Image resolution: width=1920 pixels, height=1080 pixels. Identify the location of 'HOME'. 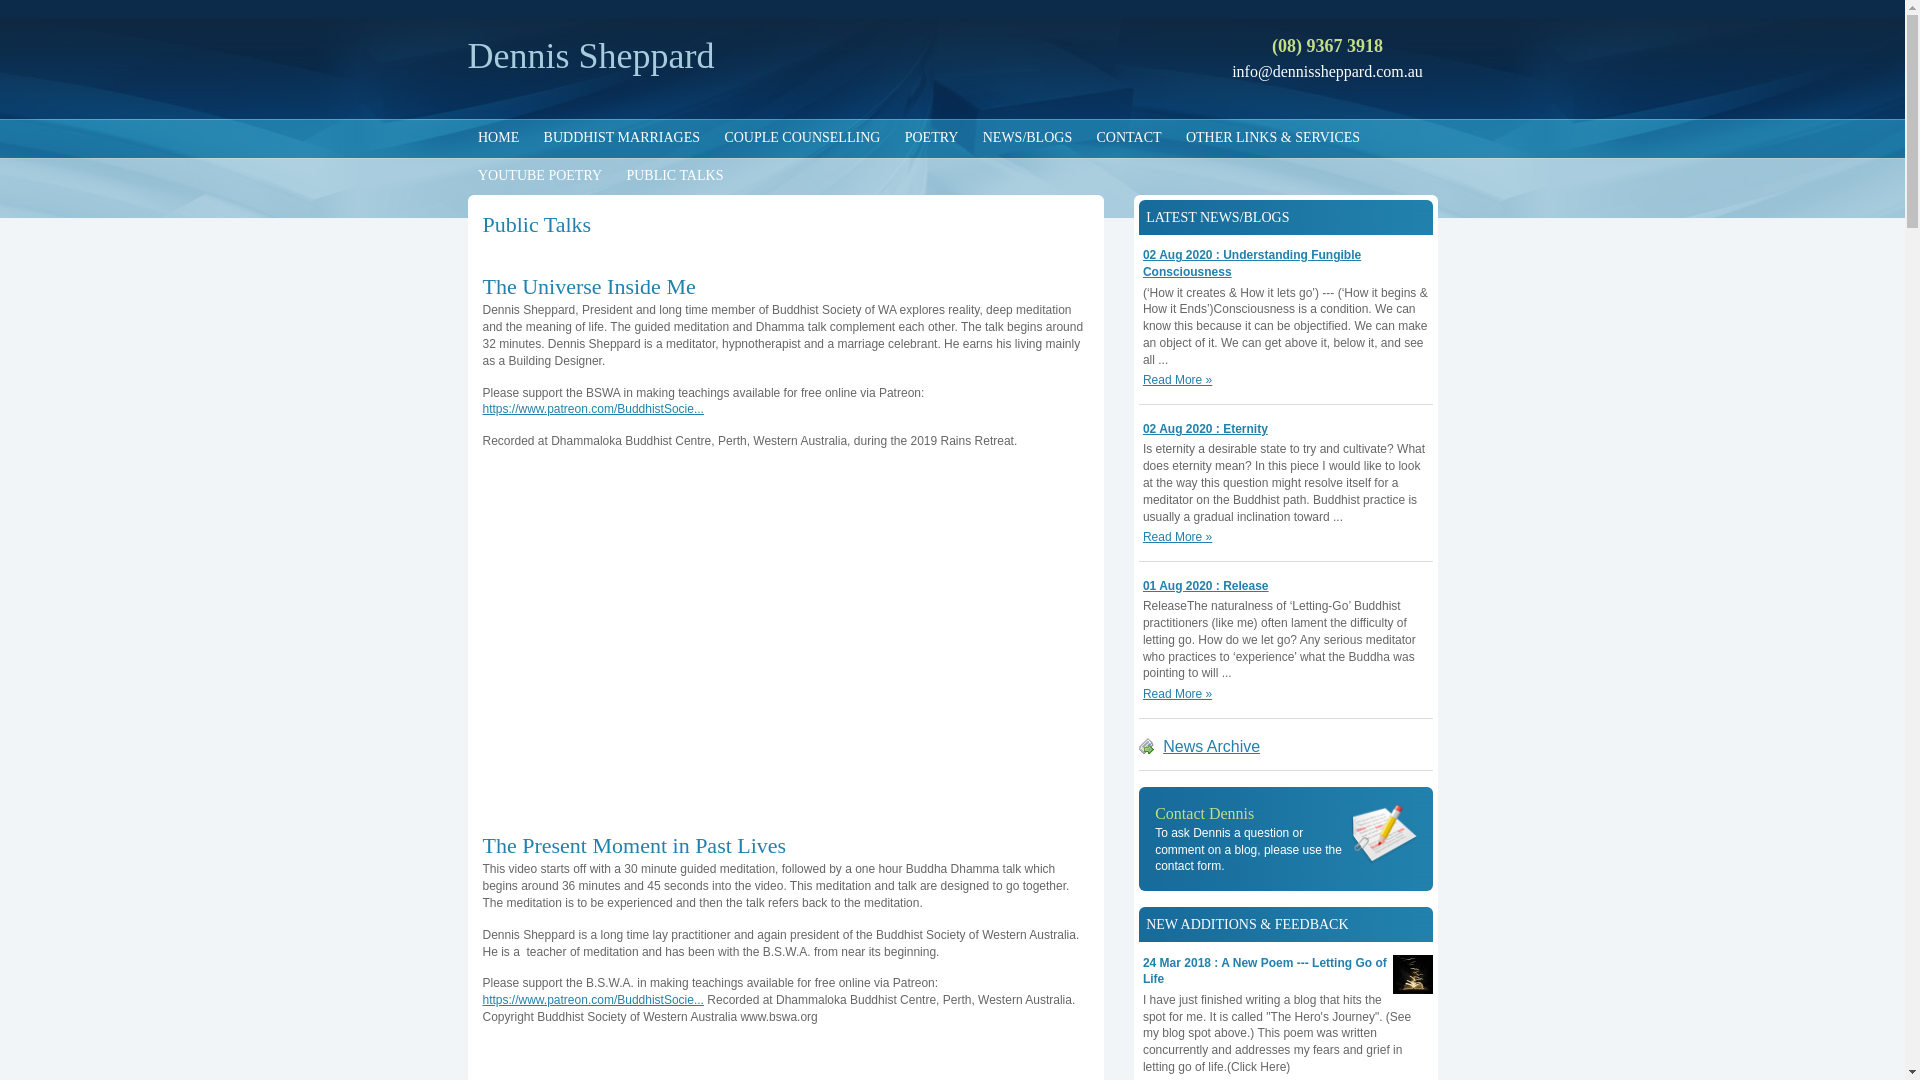
(499, 137).